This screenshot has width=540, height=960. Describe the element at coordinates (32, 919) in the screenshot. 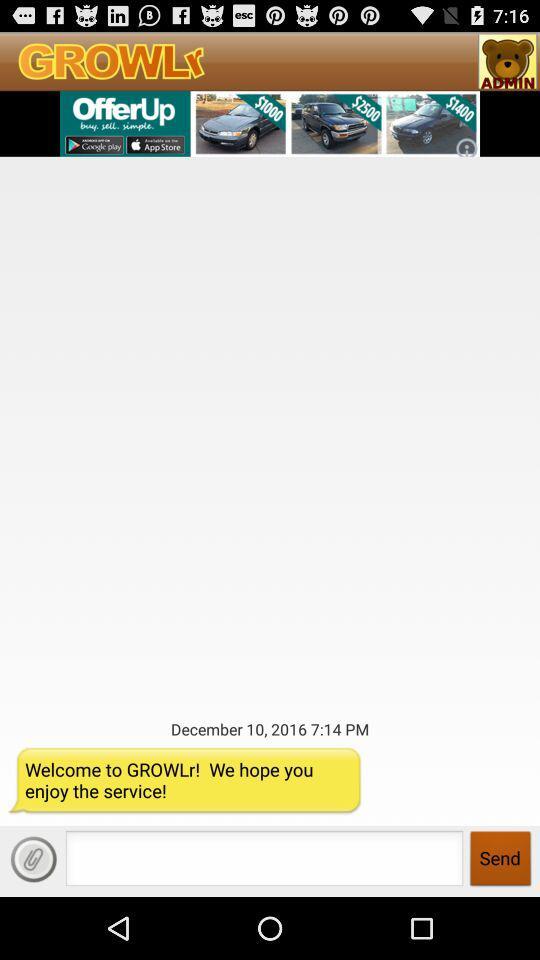

I see `the attach_file icon` at that location.